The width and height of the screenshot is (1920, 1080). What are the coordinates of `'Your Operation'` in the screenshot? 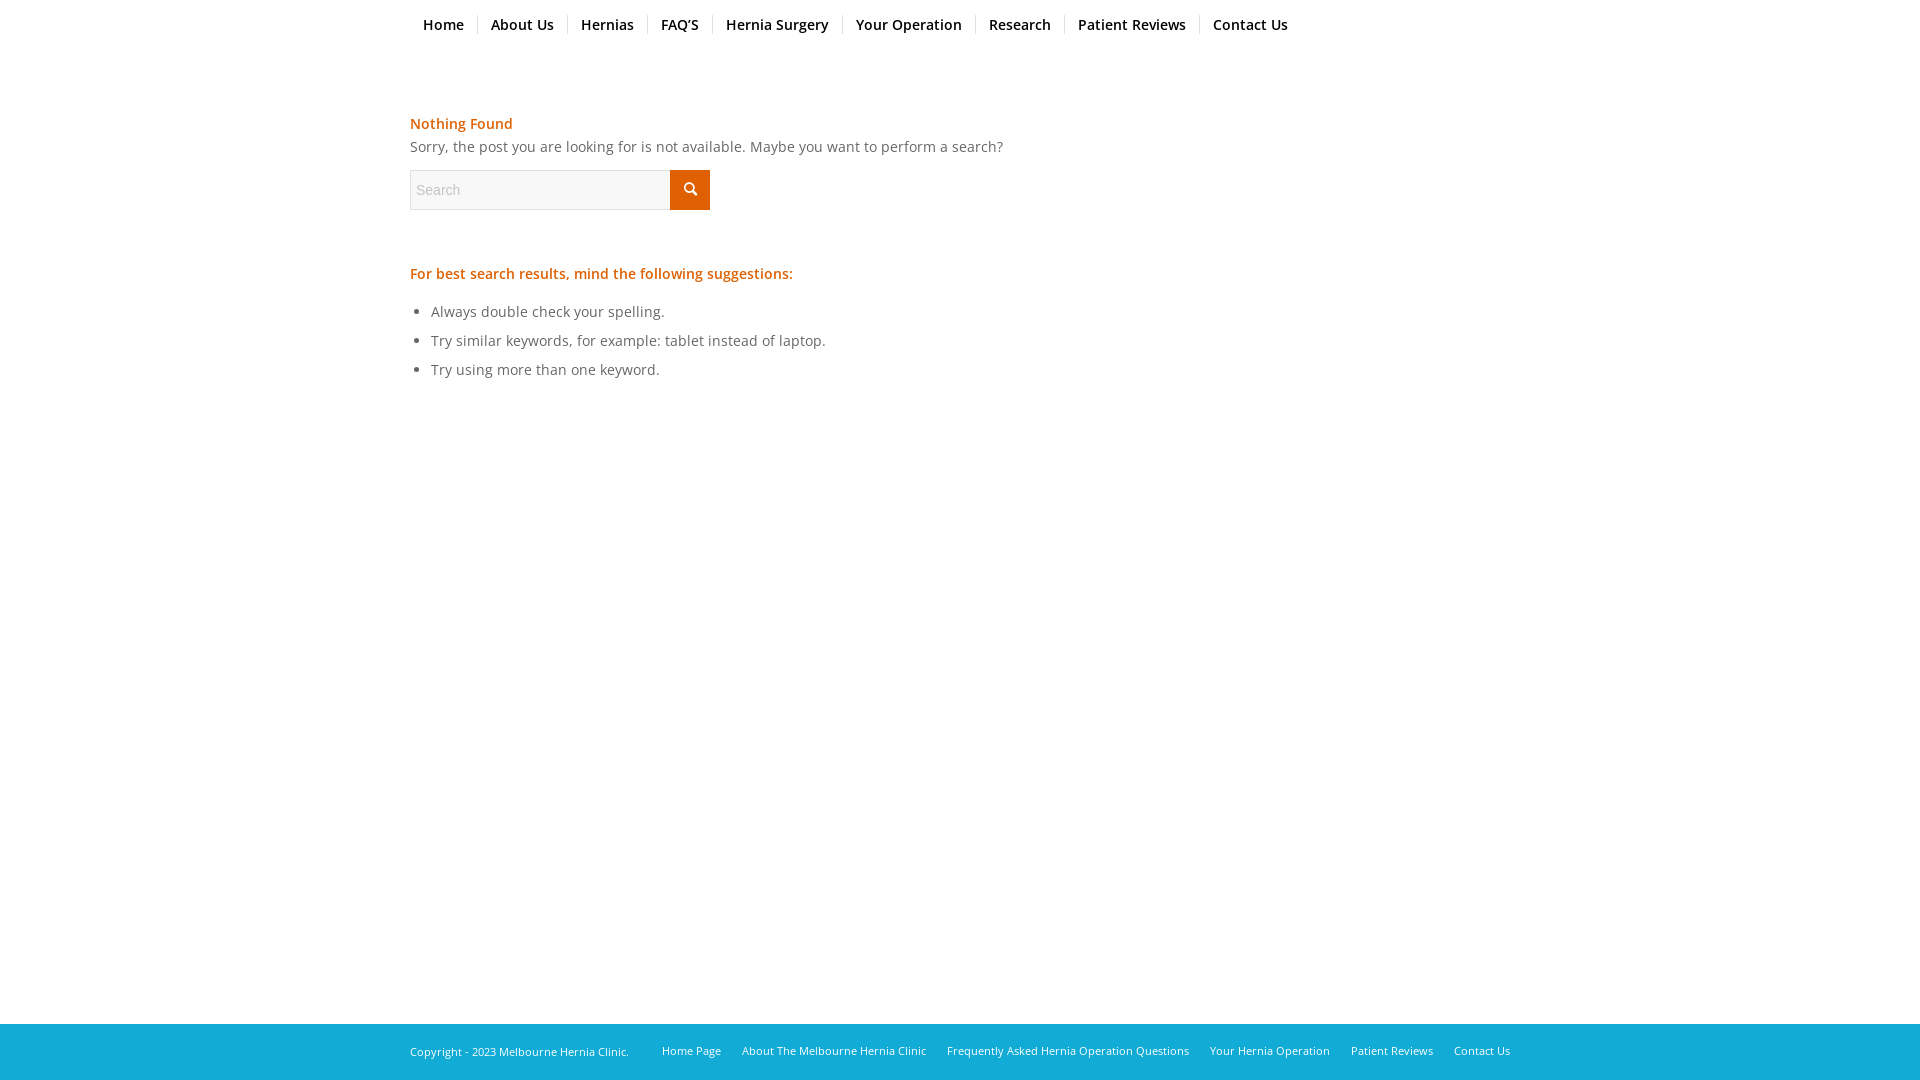 It's located at (907, 24).